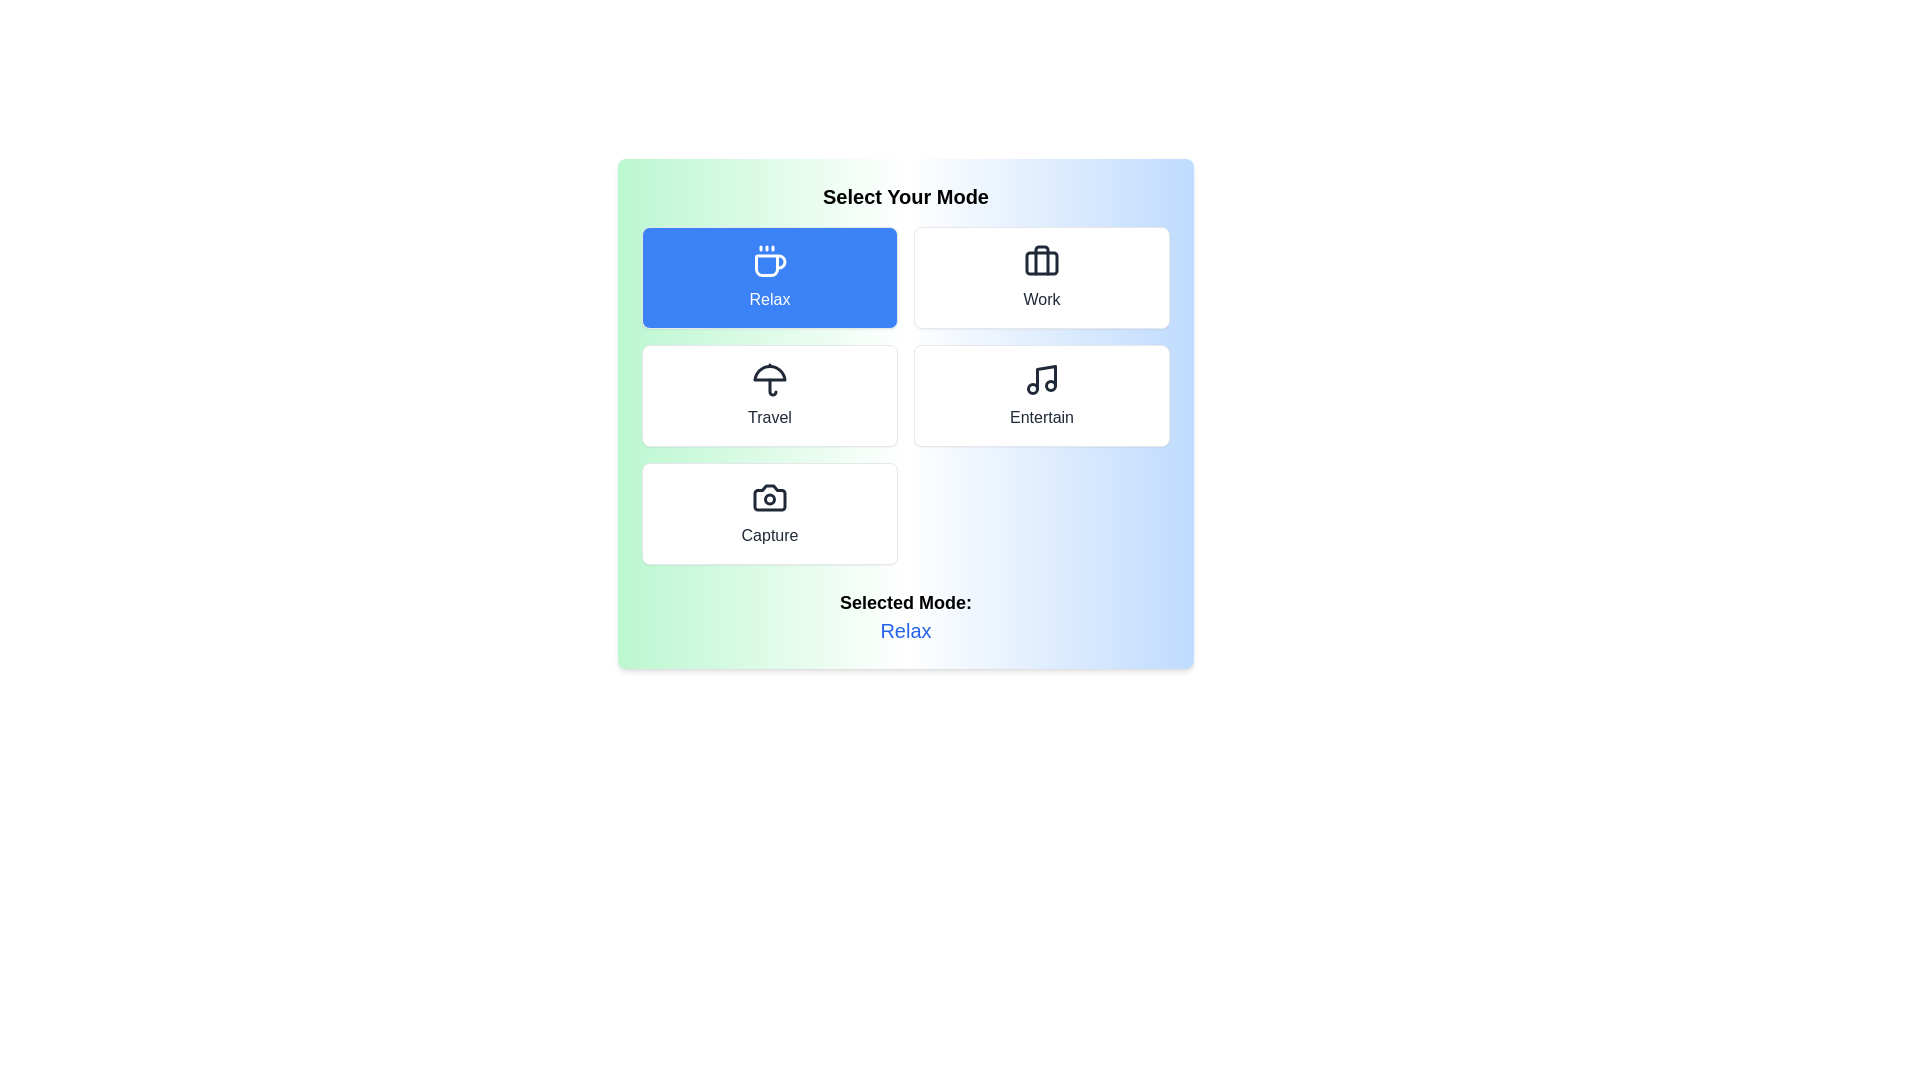  I want to click on the mode button corresponding to Travel, so click(768, 396).